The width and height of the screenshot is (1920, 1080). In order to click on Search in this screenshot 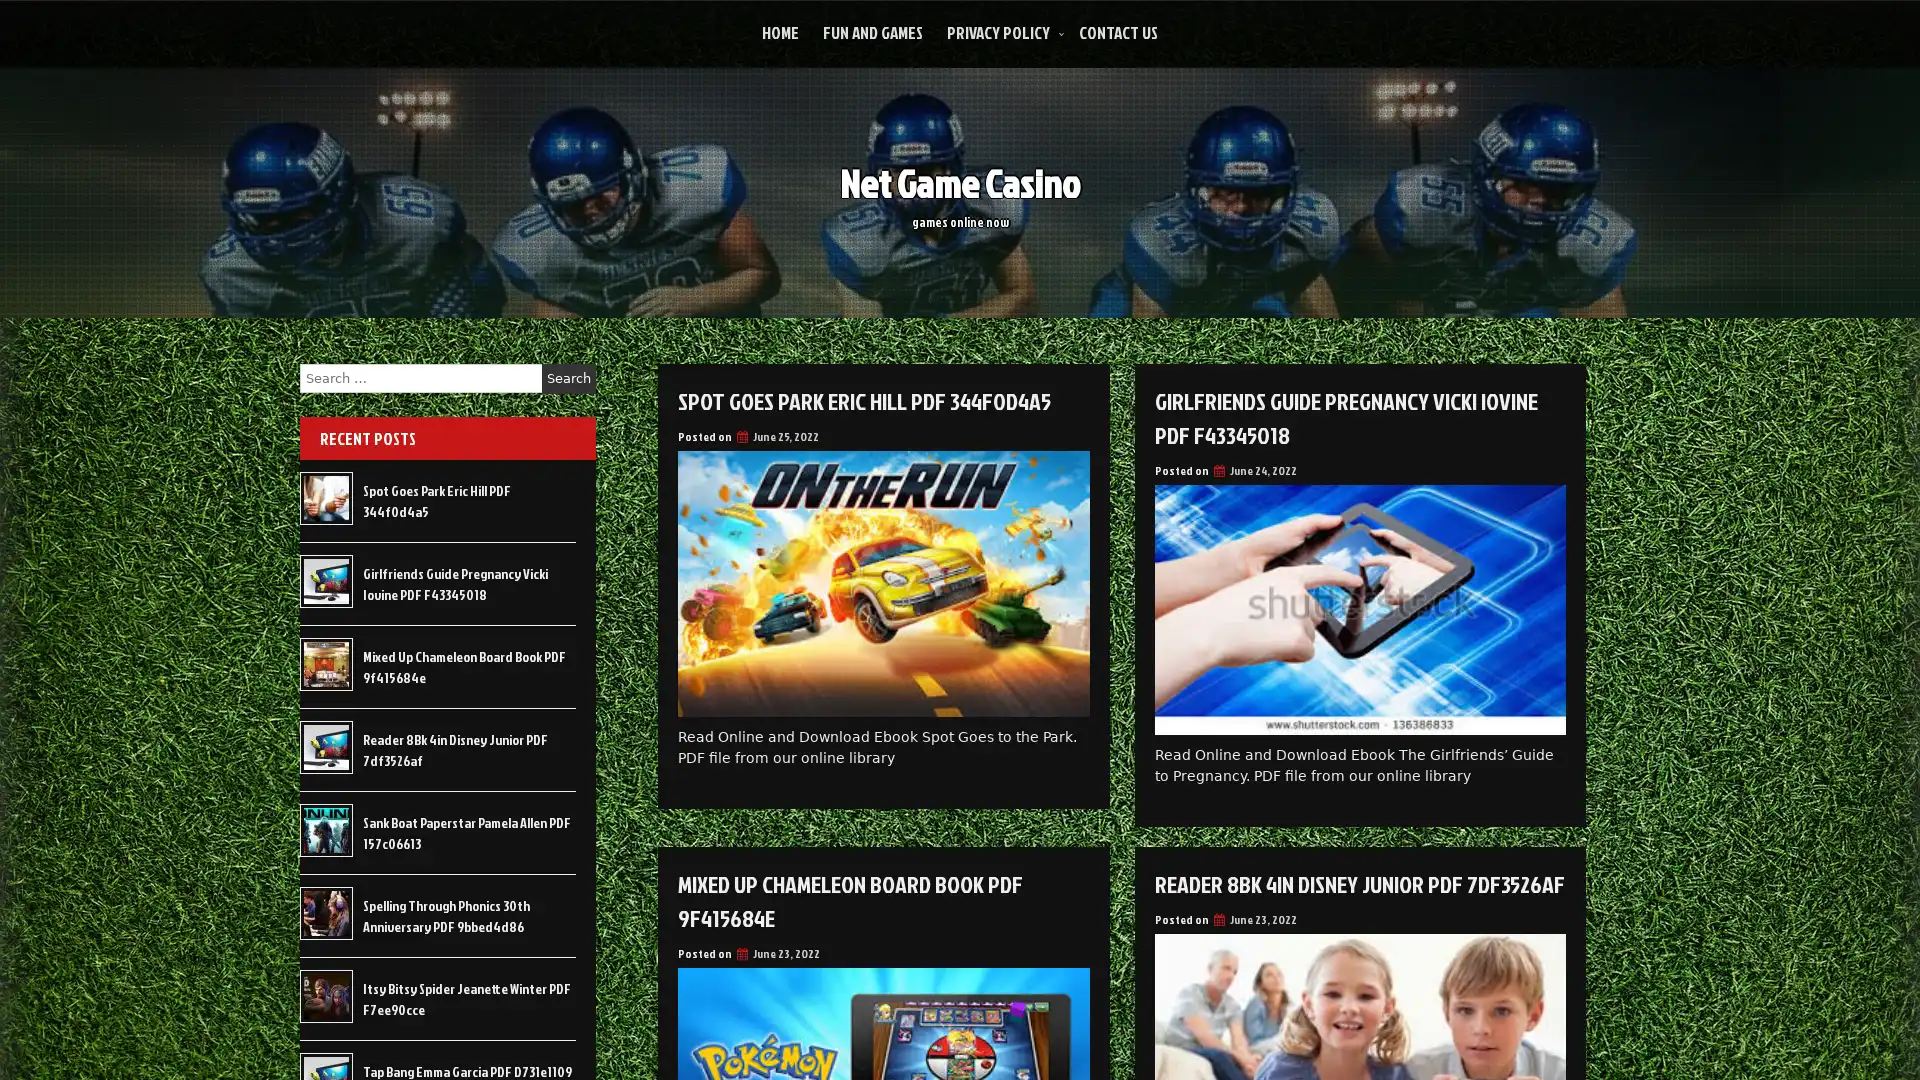, I will do `click(568, 378)`.